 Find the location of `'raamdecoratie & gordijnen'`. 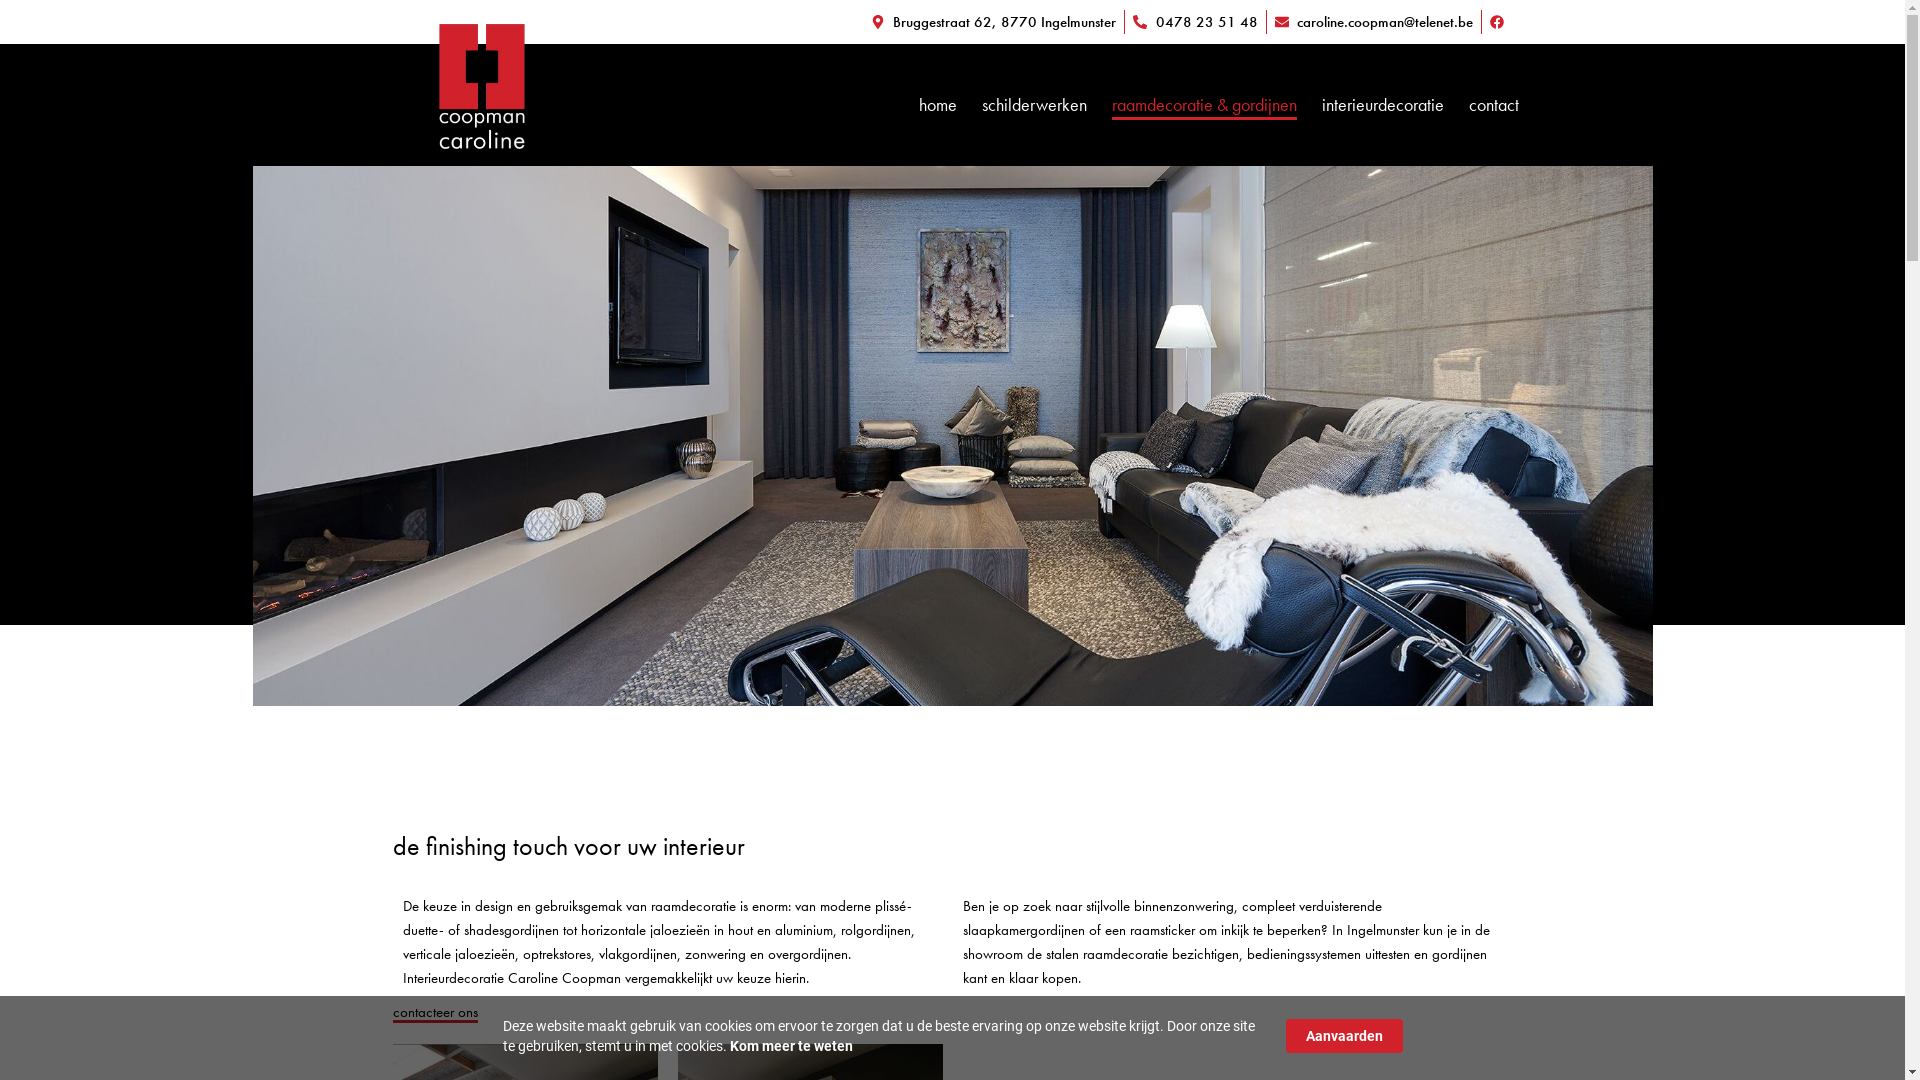

'raamdecoratie & gordijnen' is located at coordinates (1203, 104).